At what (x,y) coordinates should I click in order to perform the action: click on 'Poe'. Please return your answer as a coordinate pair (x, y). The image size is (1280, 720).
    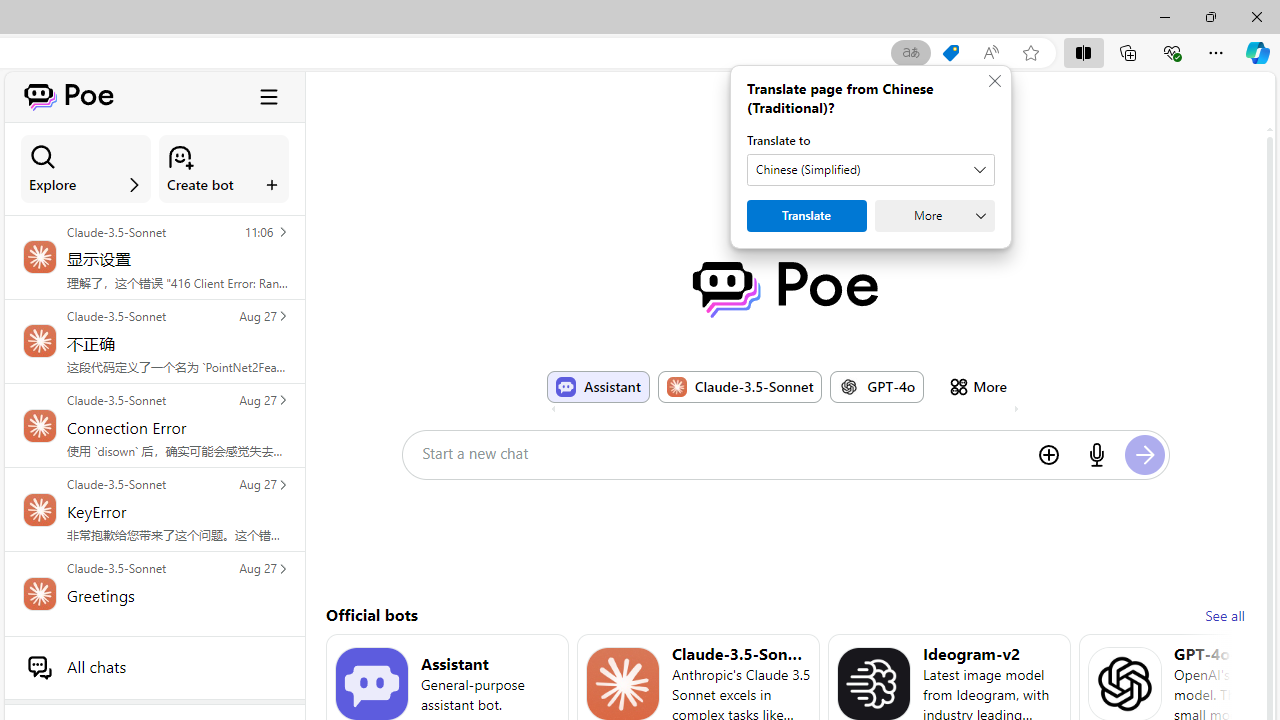
    Looking at the image, I should click on (784, 289).